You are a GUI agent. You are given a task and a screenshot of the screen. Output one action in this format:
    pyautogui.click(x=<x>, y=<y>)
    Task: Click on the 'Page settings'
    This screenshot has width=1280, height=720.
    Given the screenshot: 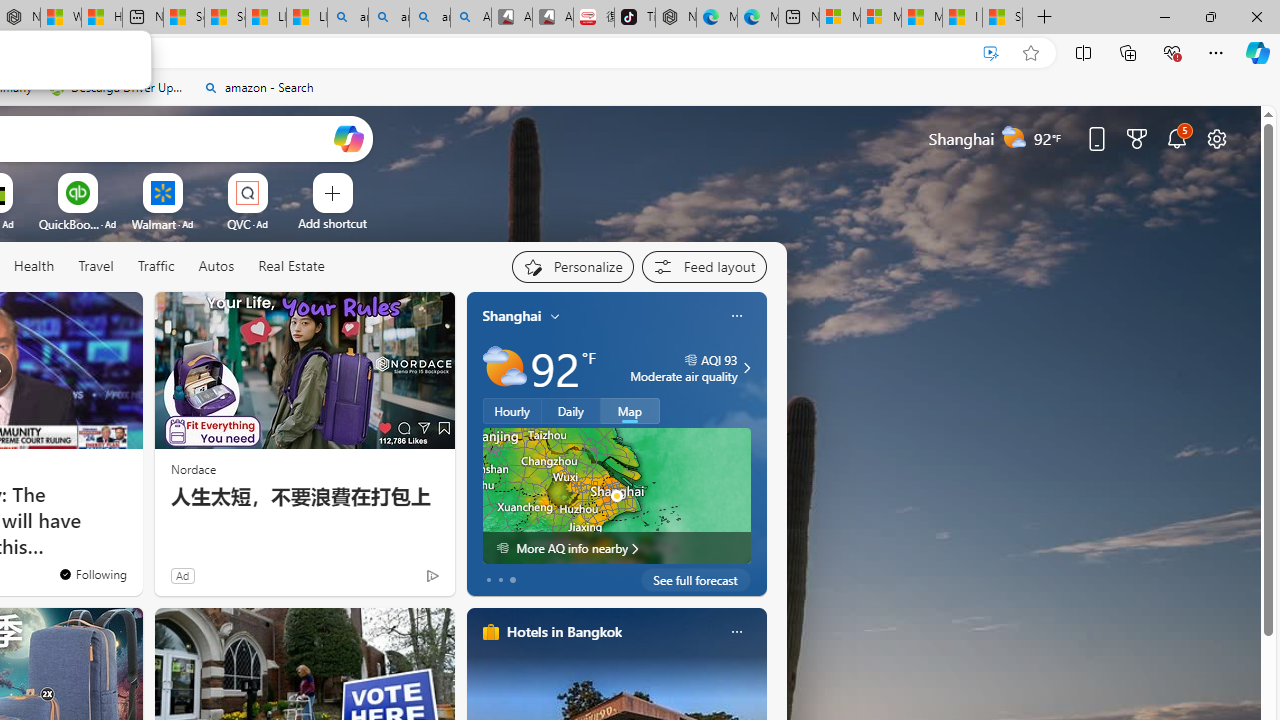 What is the action you would take?
    pyautogui.click(x=1215, y=137)
    